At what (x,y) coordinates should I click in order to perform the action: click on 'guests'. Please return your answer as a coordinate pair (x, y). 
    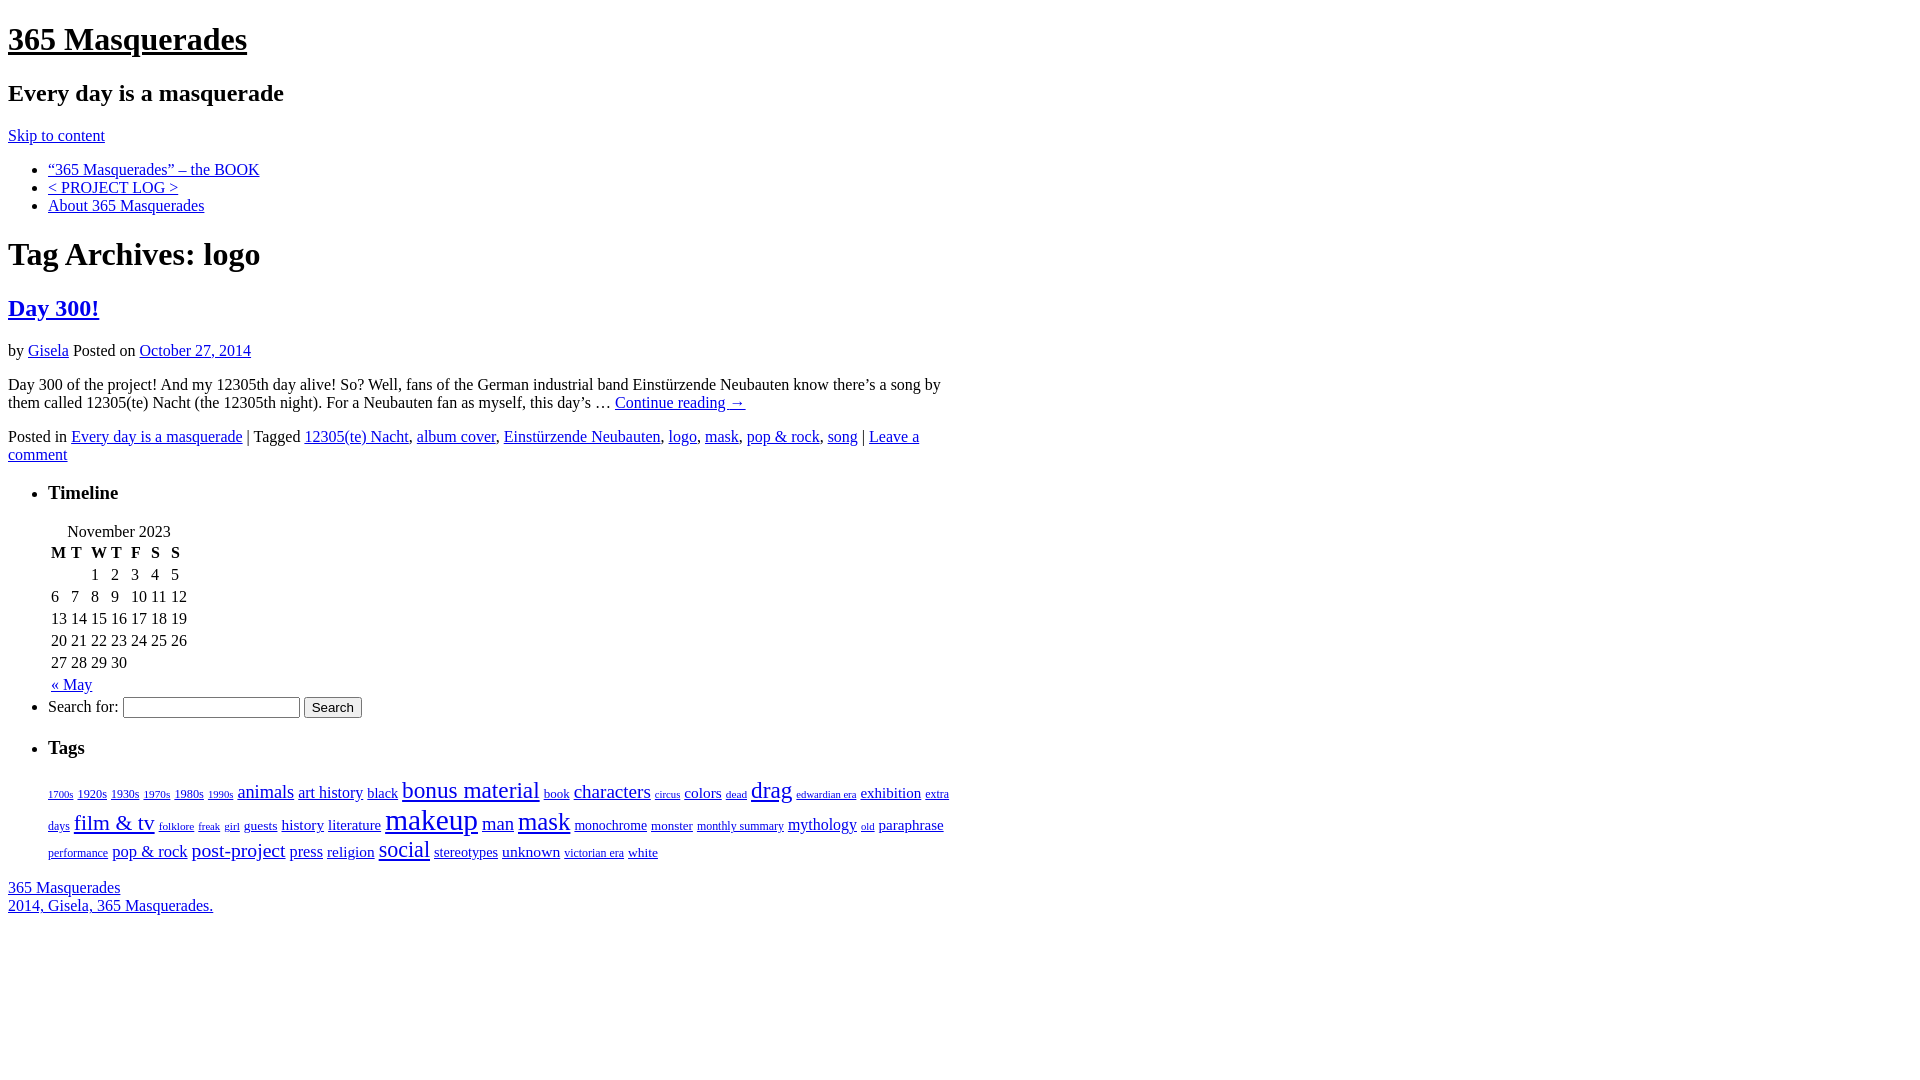
    Looking at the image, I should click on (259, 825).